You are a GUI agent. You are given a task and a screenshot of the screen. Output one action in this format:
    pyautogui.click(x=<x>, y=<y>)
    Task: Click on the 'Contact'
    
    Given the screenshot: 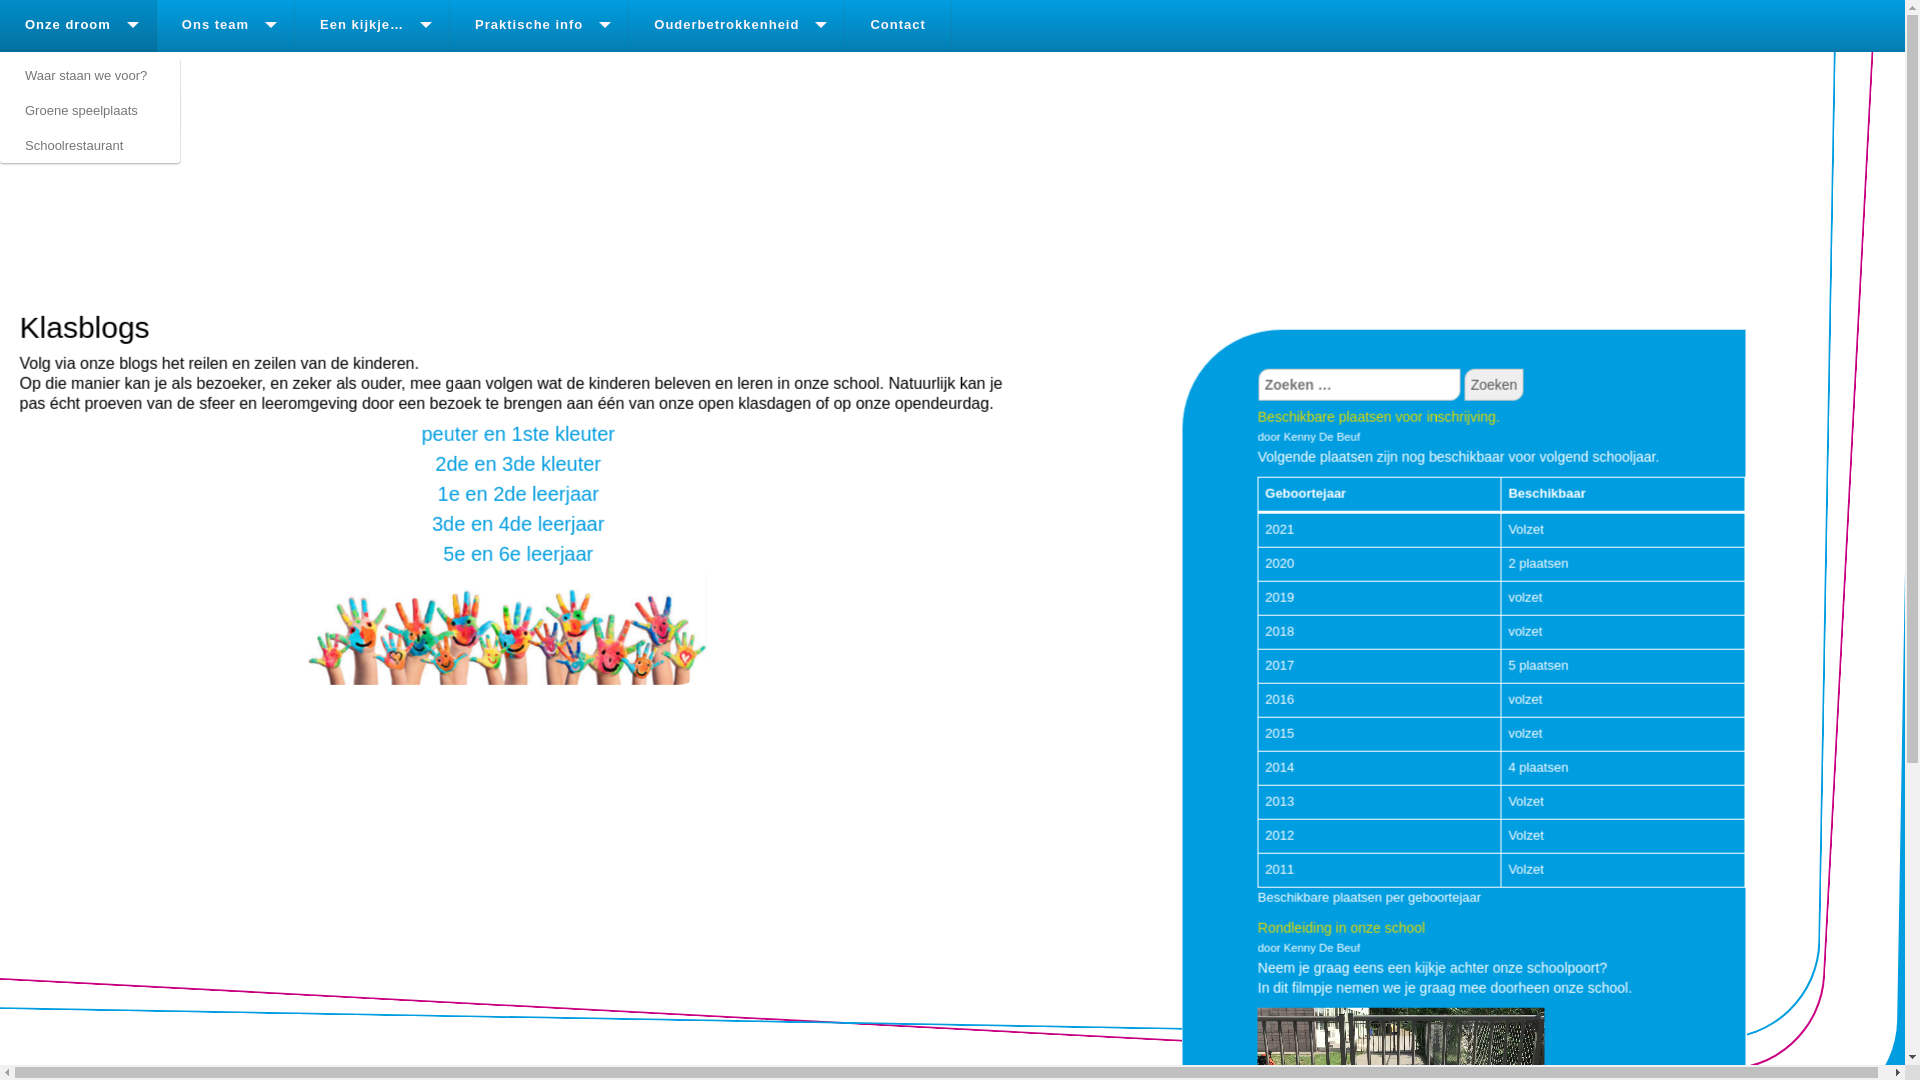 What is the action you would take?
    pyautogui.click(x=896, y=26)
    